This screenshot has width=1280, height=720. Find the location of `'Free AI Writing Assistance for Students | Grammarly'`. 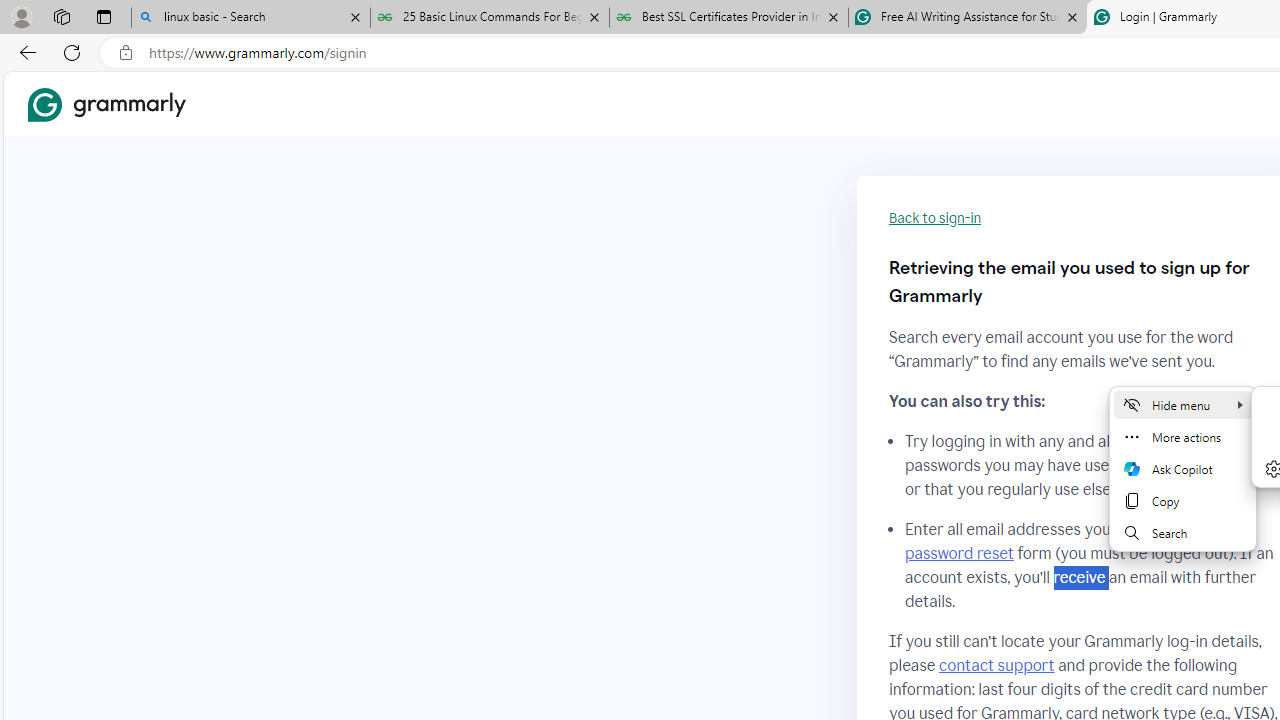

'Free AI Writing Assistance for Students | Grammarly' is located at coordinates (967, 17).